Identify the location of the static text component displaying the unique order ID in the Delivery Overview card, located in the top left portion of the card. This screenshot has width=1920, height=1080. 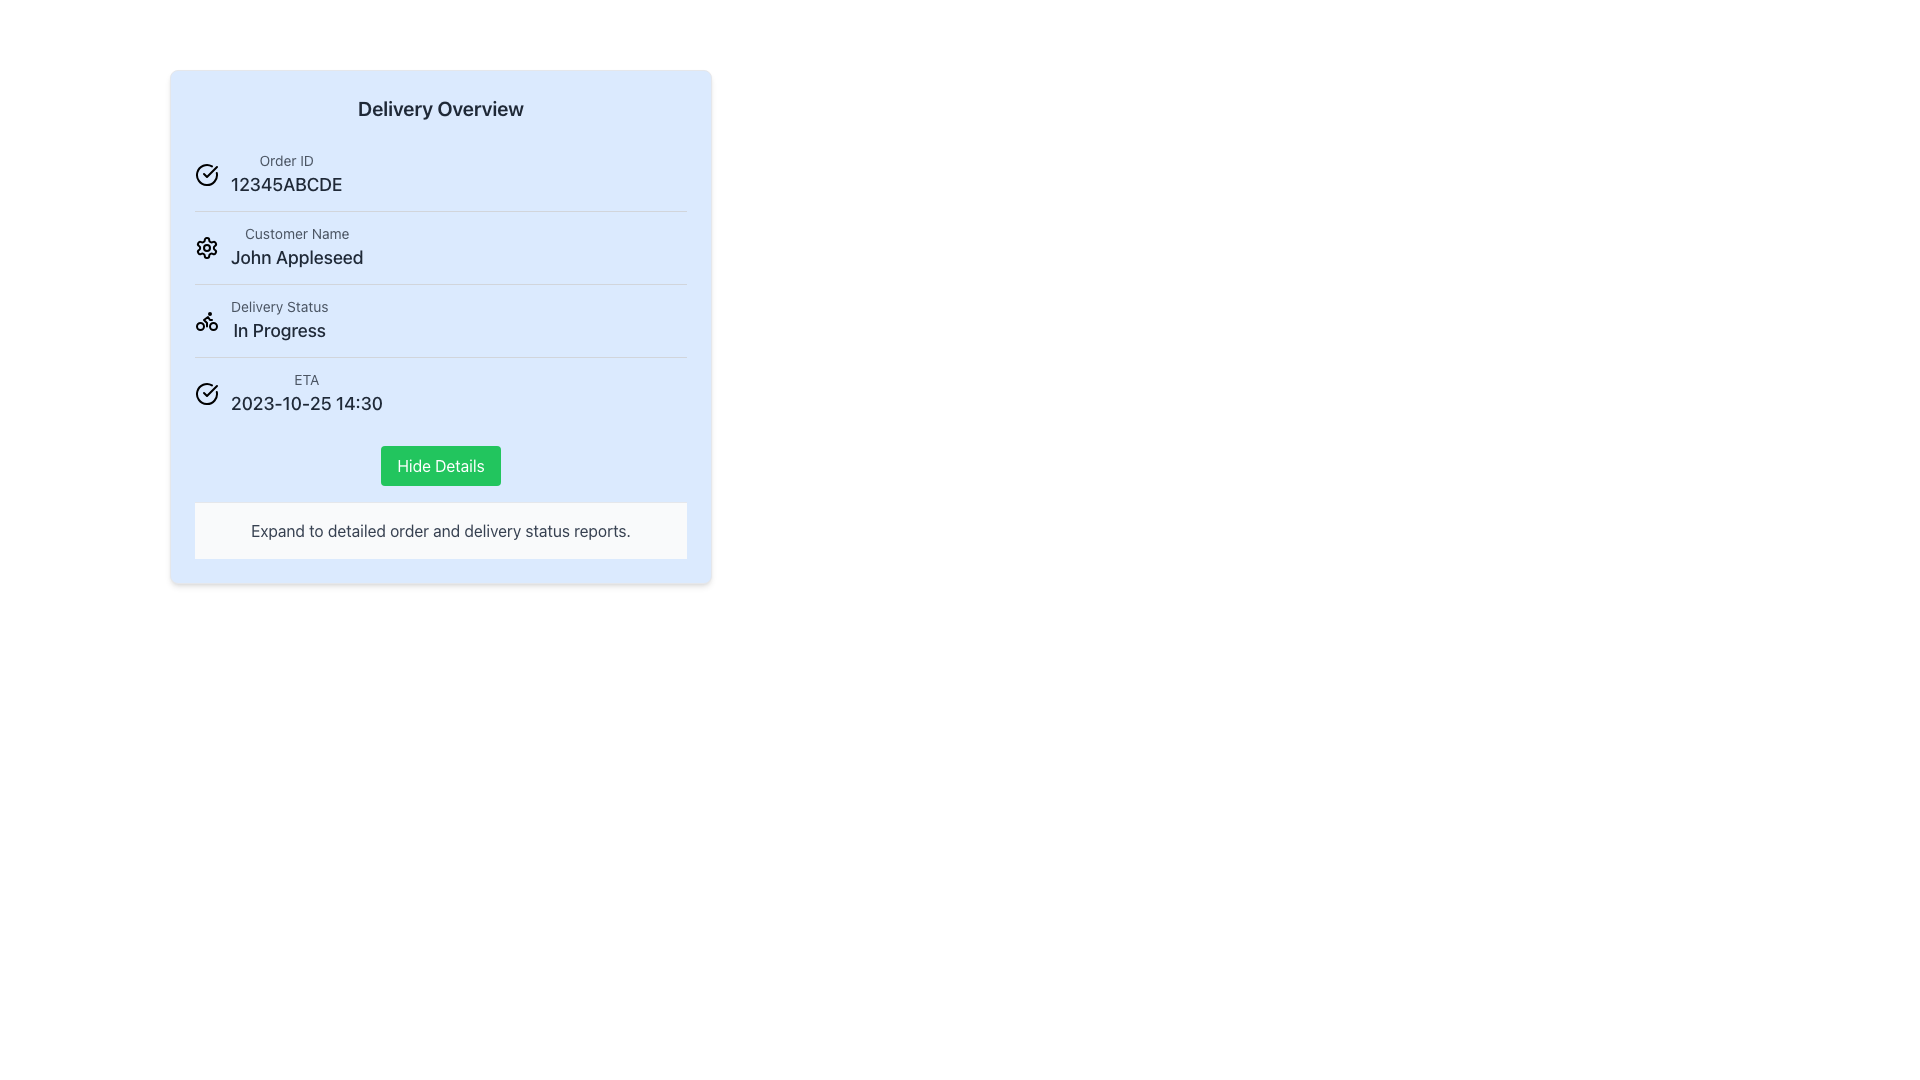
(285, 185).